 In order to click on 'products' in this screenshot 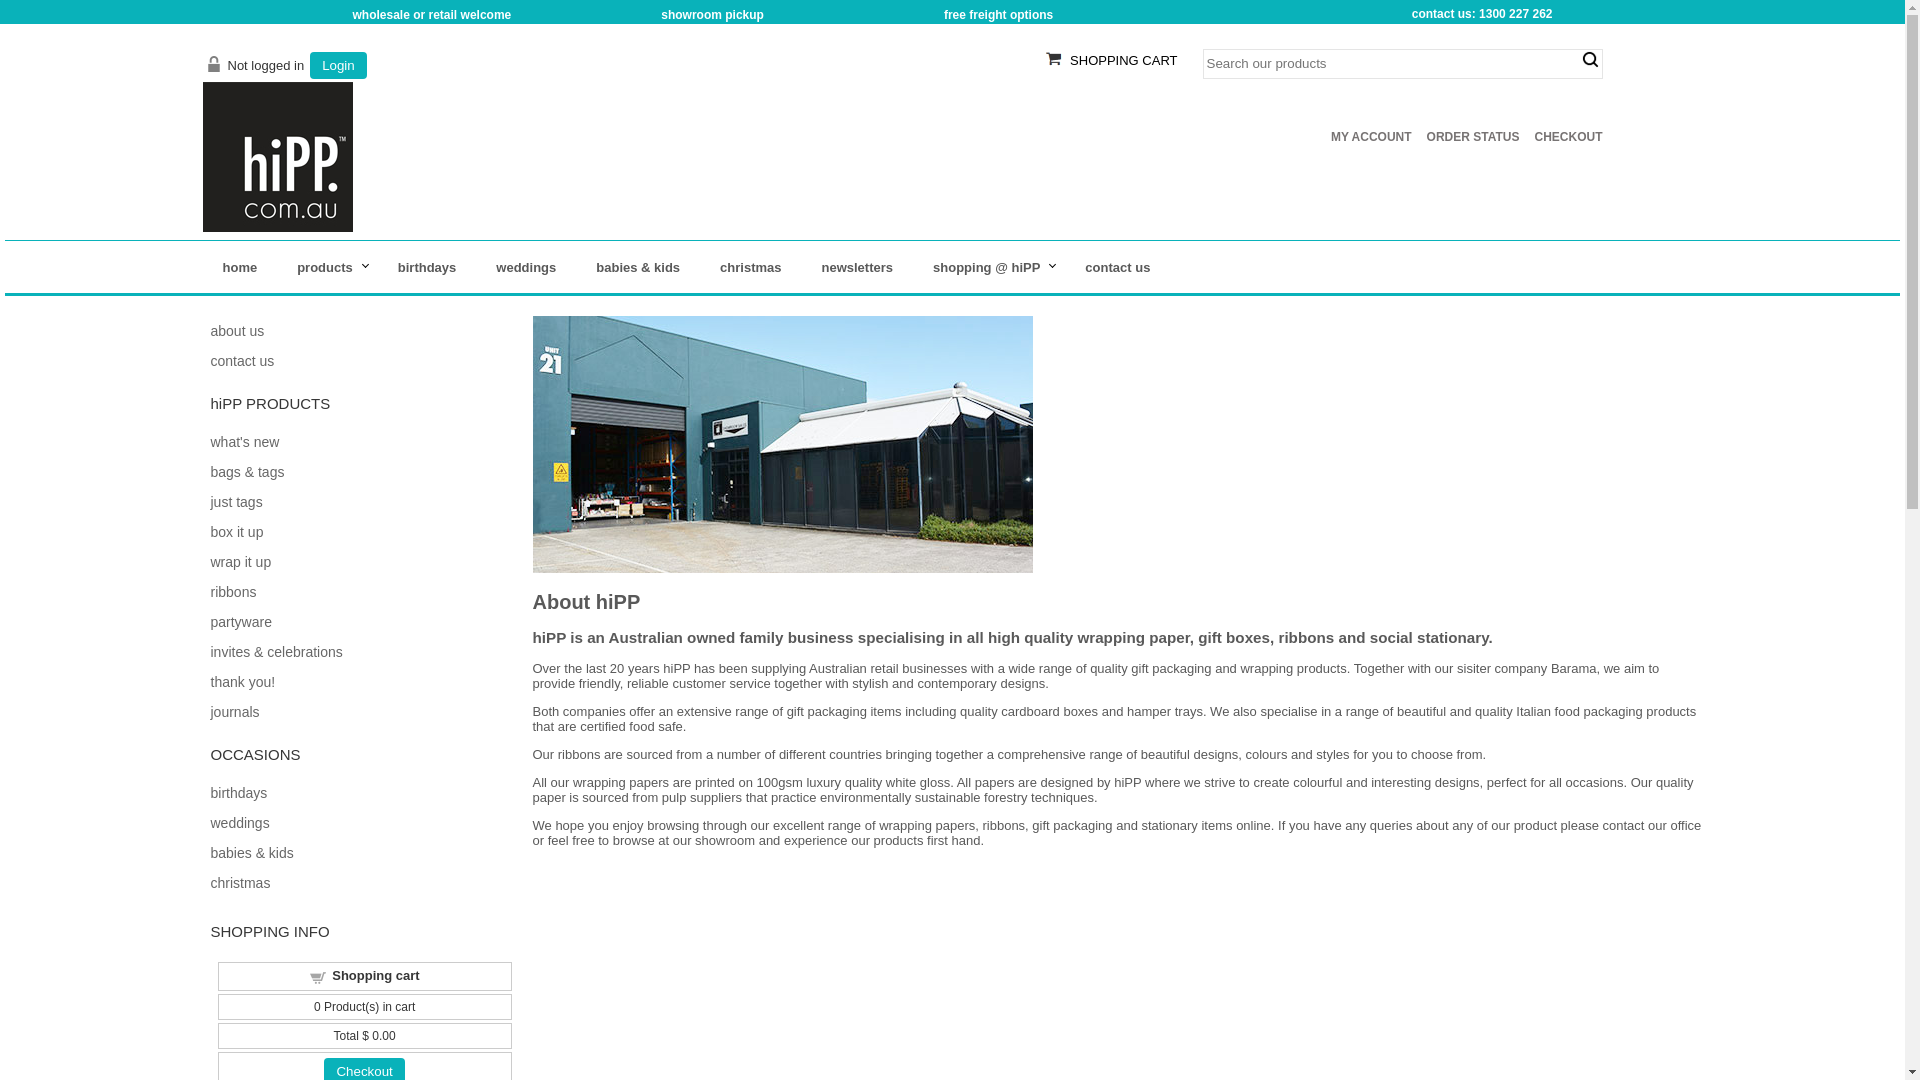, I will do `click(327, 266)`.